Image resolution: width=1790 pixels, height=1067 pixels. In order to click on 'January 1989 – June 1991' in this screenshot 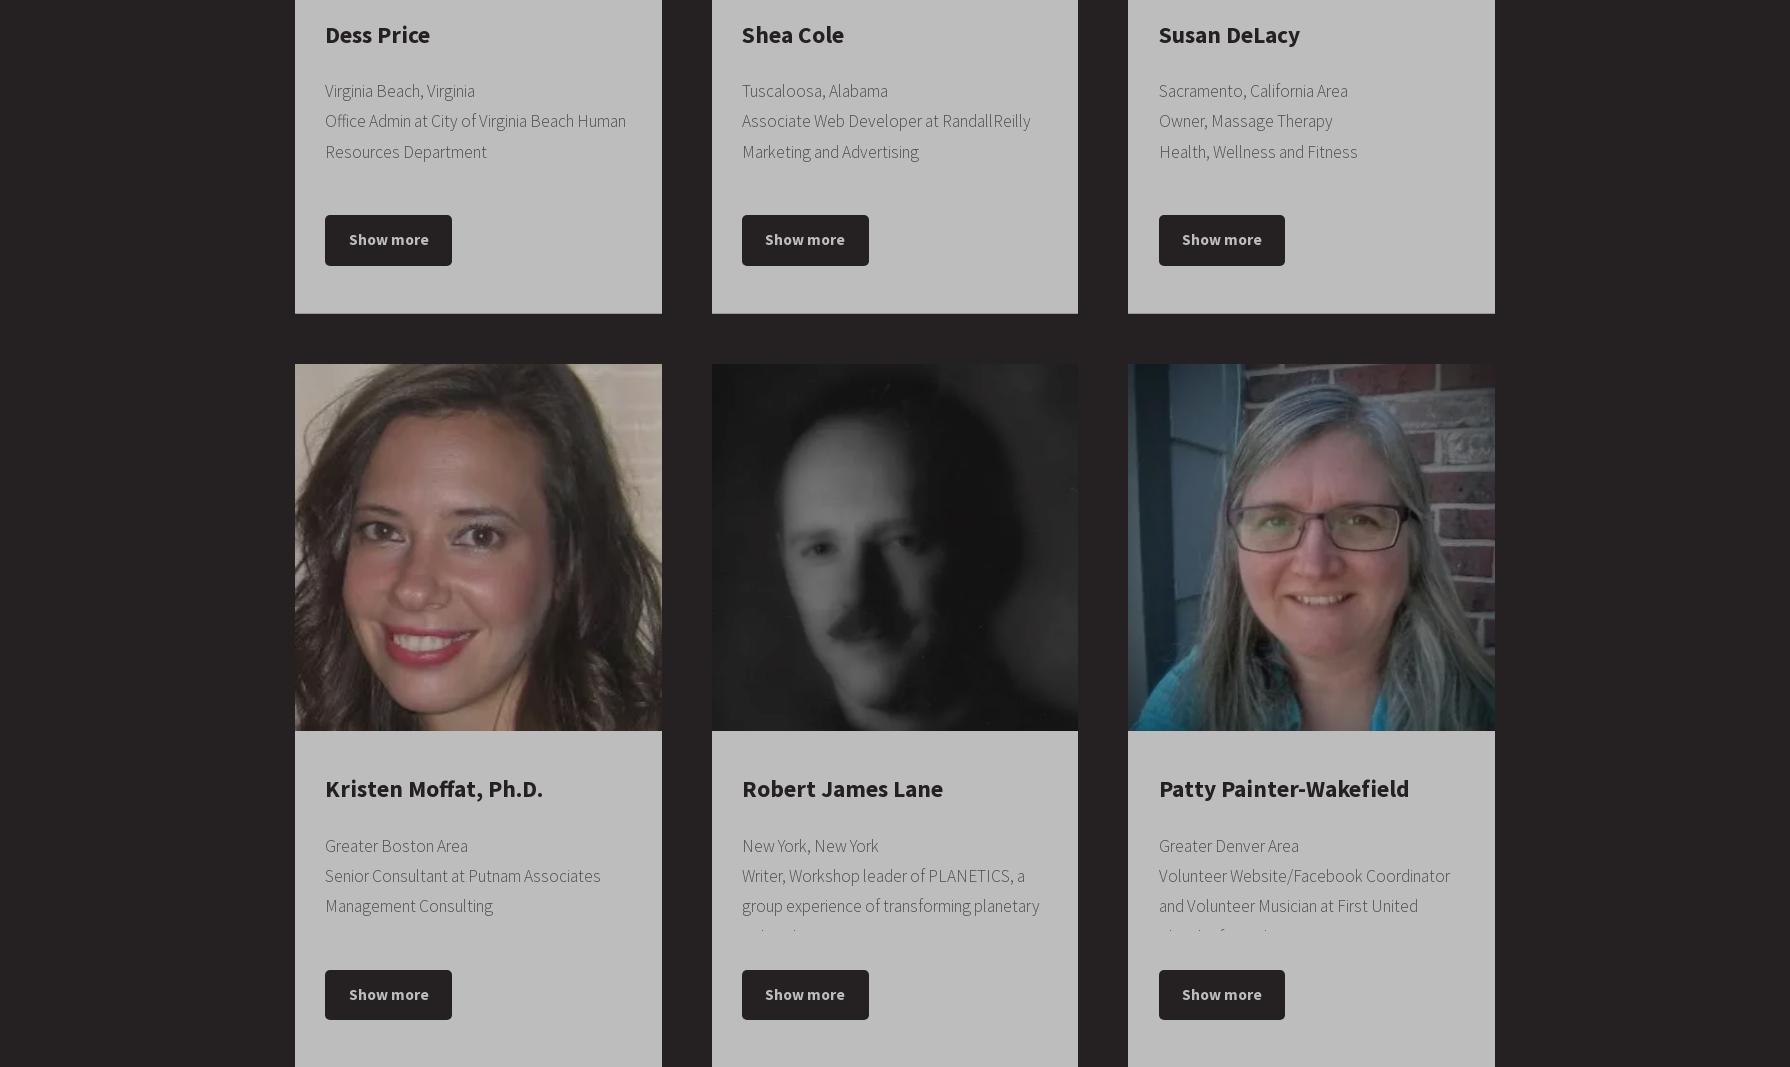, I will do `click(1157, 380)`.